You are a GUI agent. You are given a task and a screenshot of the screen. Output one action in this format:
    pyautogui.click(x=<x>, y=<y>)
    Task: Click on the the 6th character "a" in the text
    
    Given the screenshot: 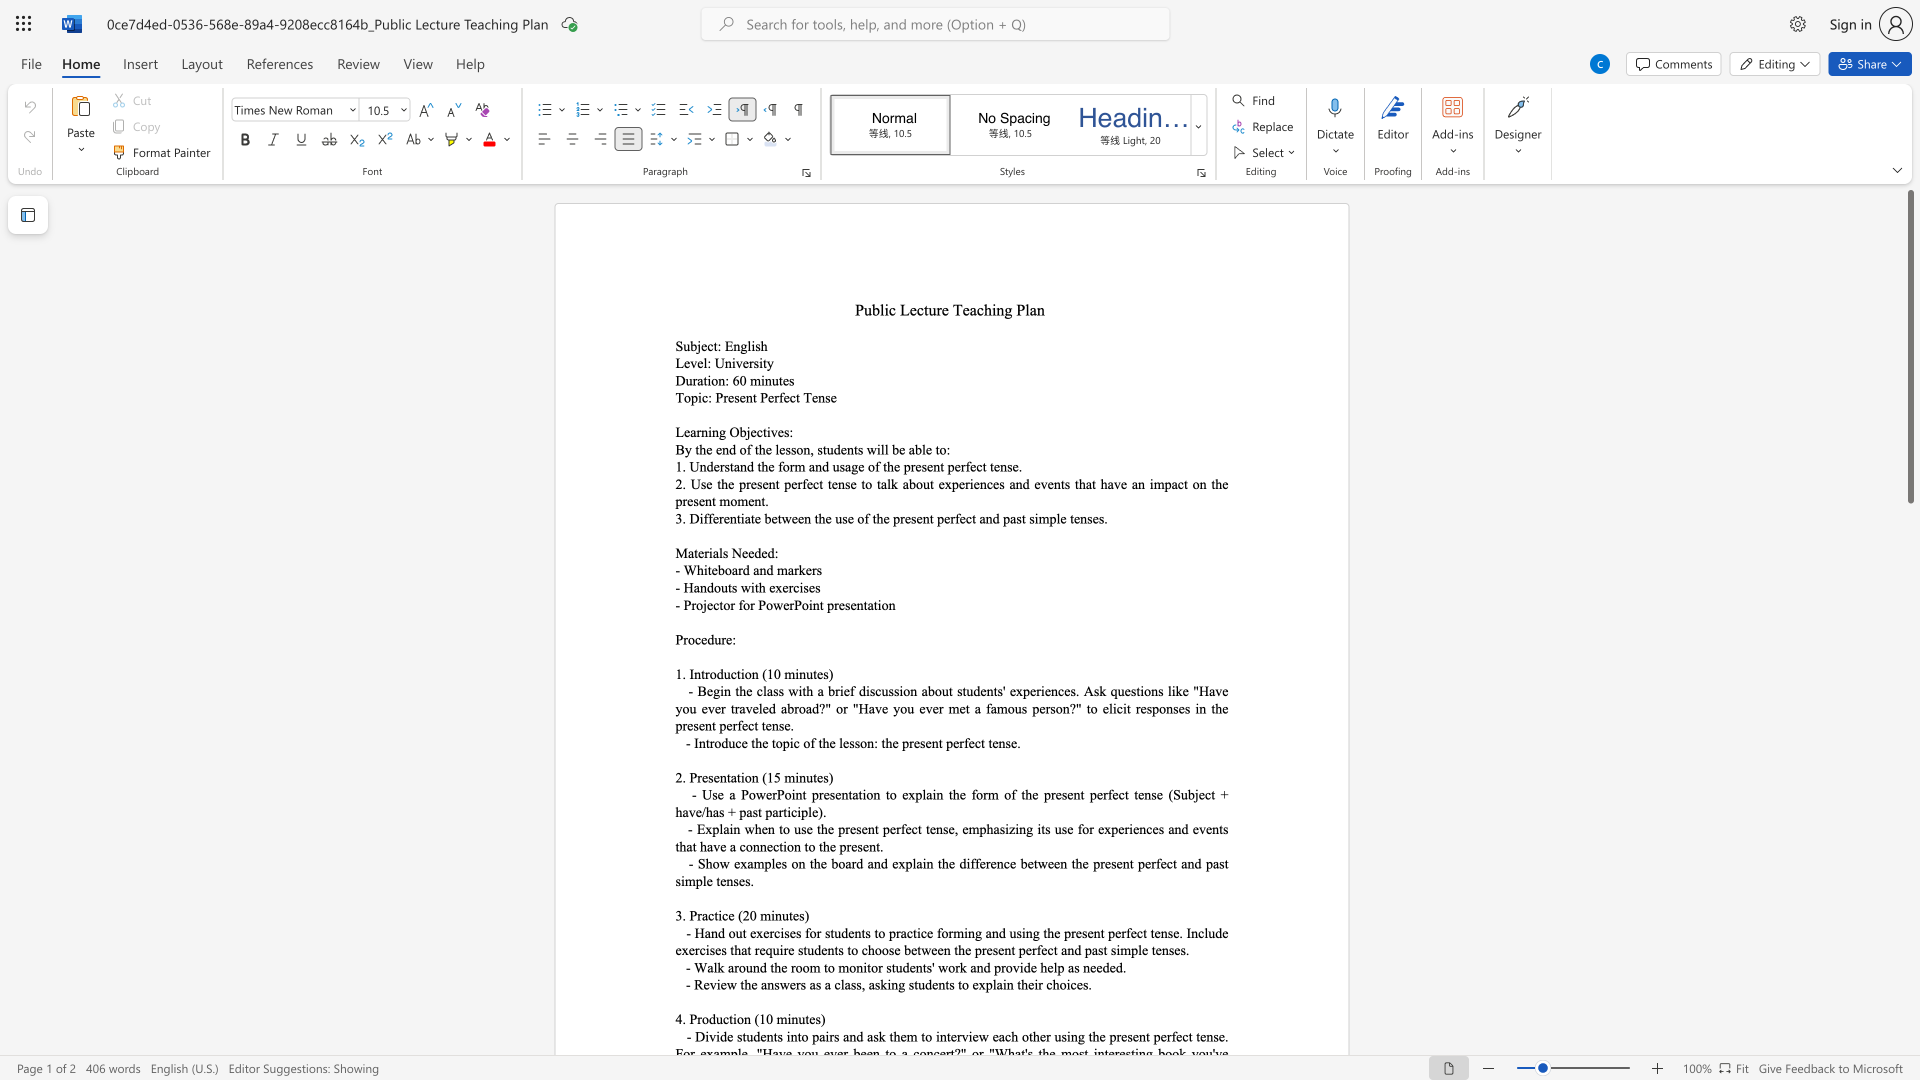 What is the action you would take?
    pyautogui.click(x=999, y=983)
    